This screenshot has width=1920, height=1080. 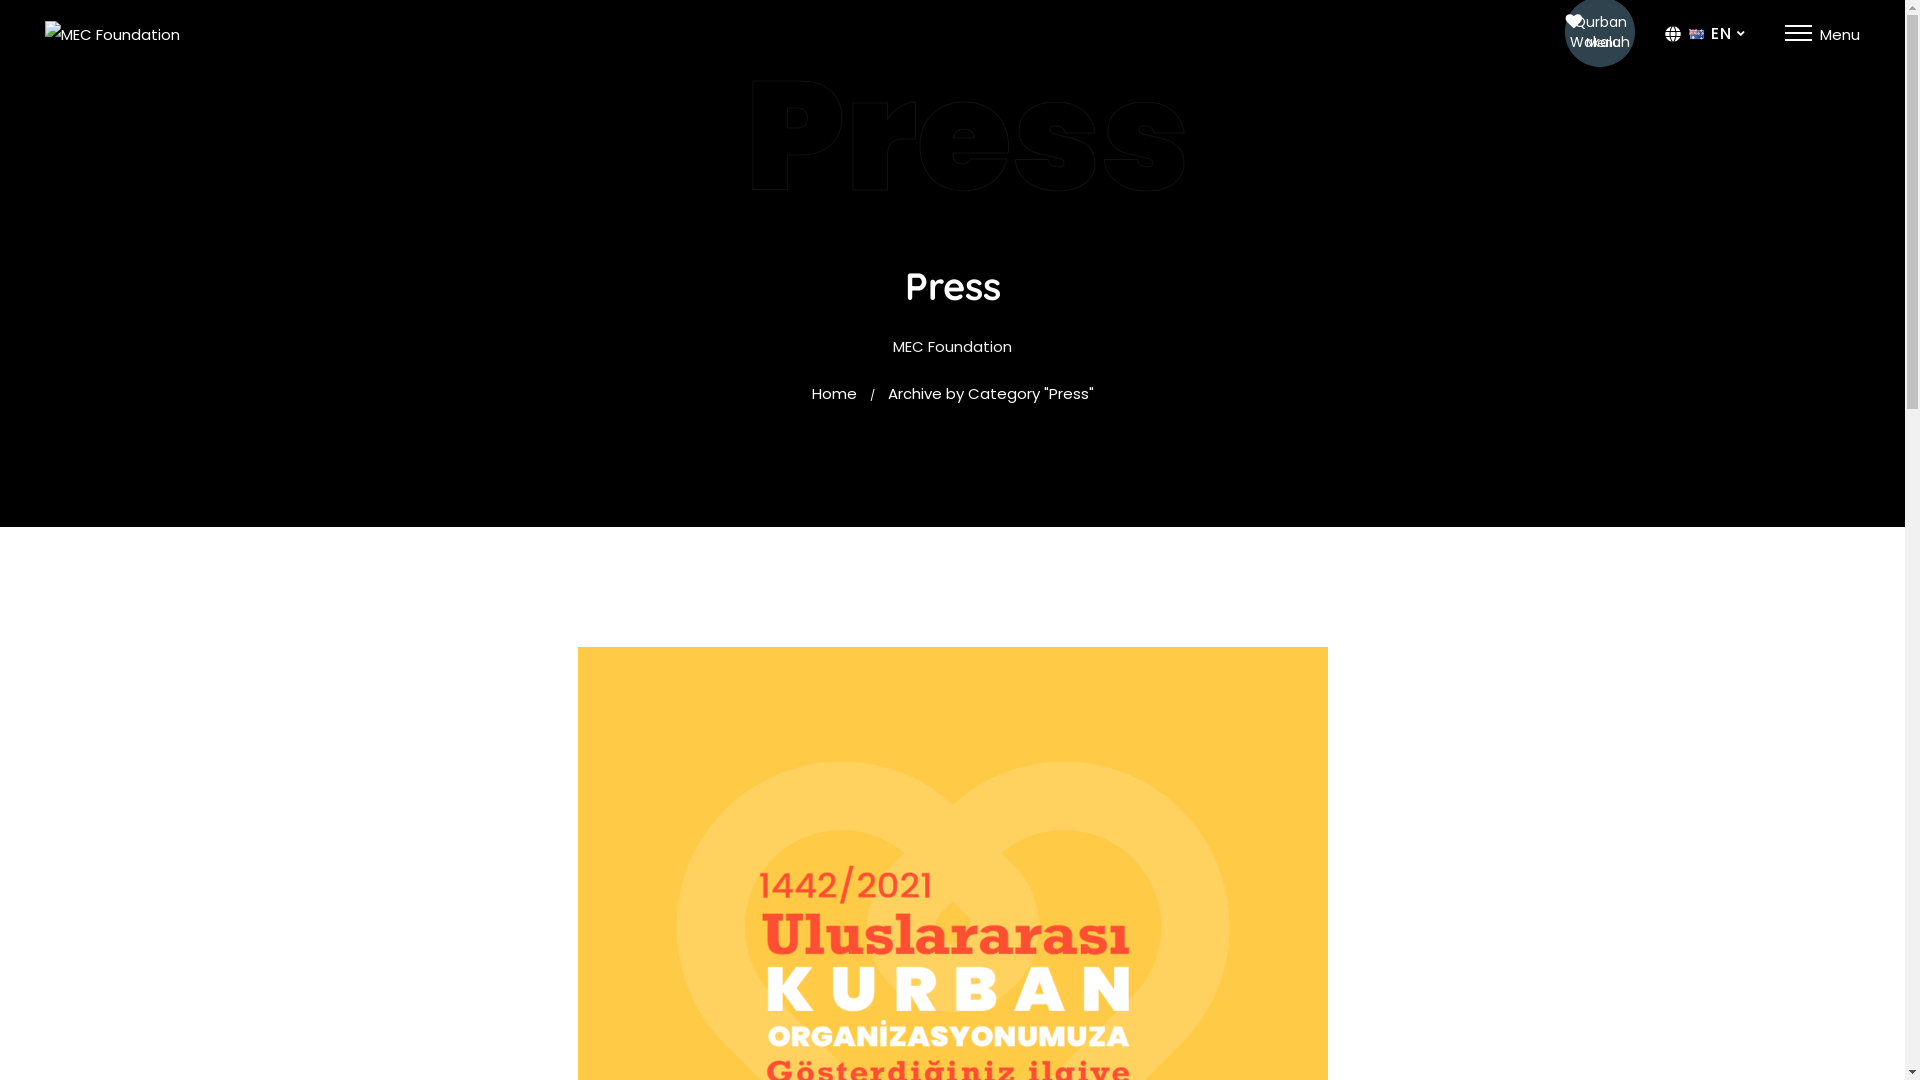 What do you see at coordinates (834, 393) in the screenshot?
I see `'Home'` at bounding box center [834, 393].